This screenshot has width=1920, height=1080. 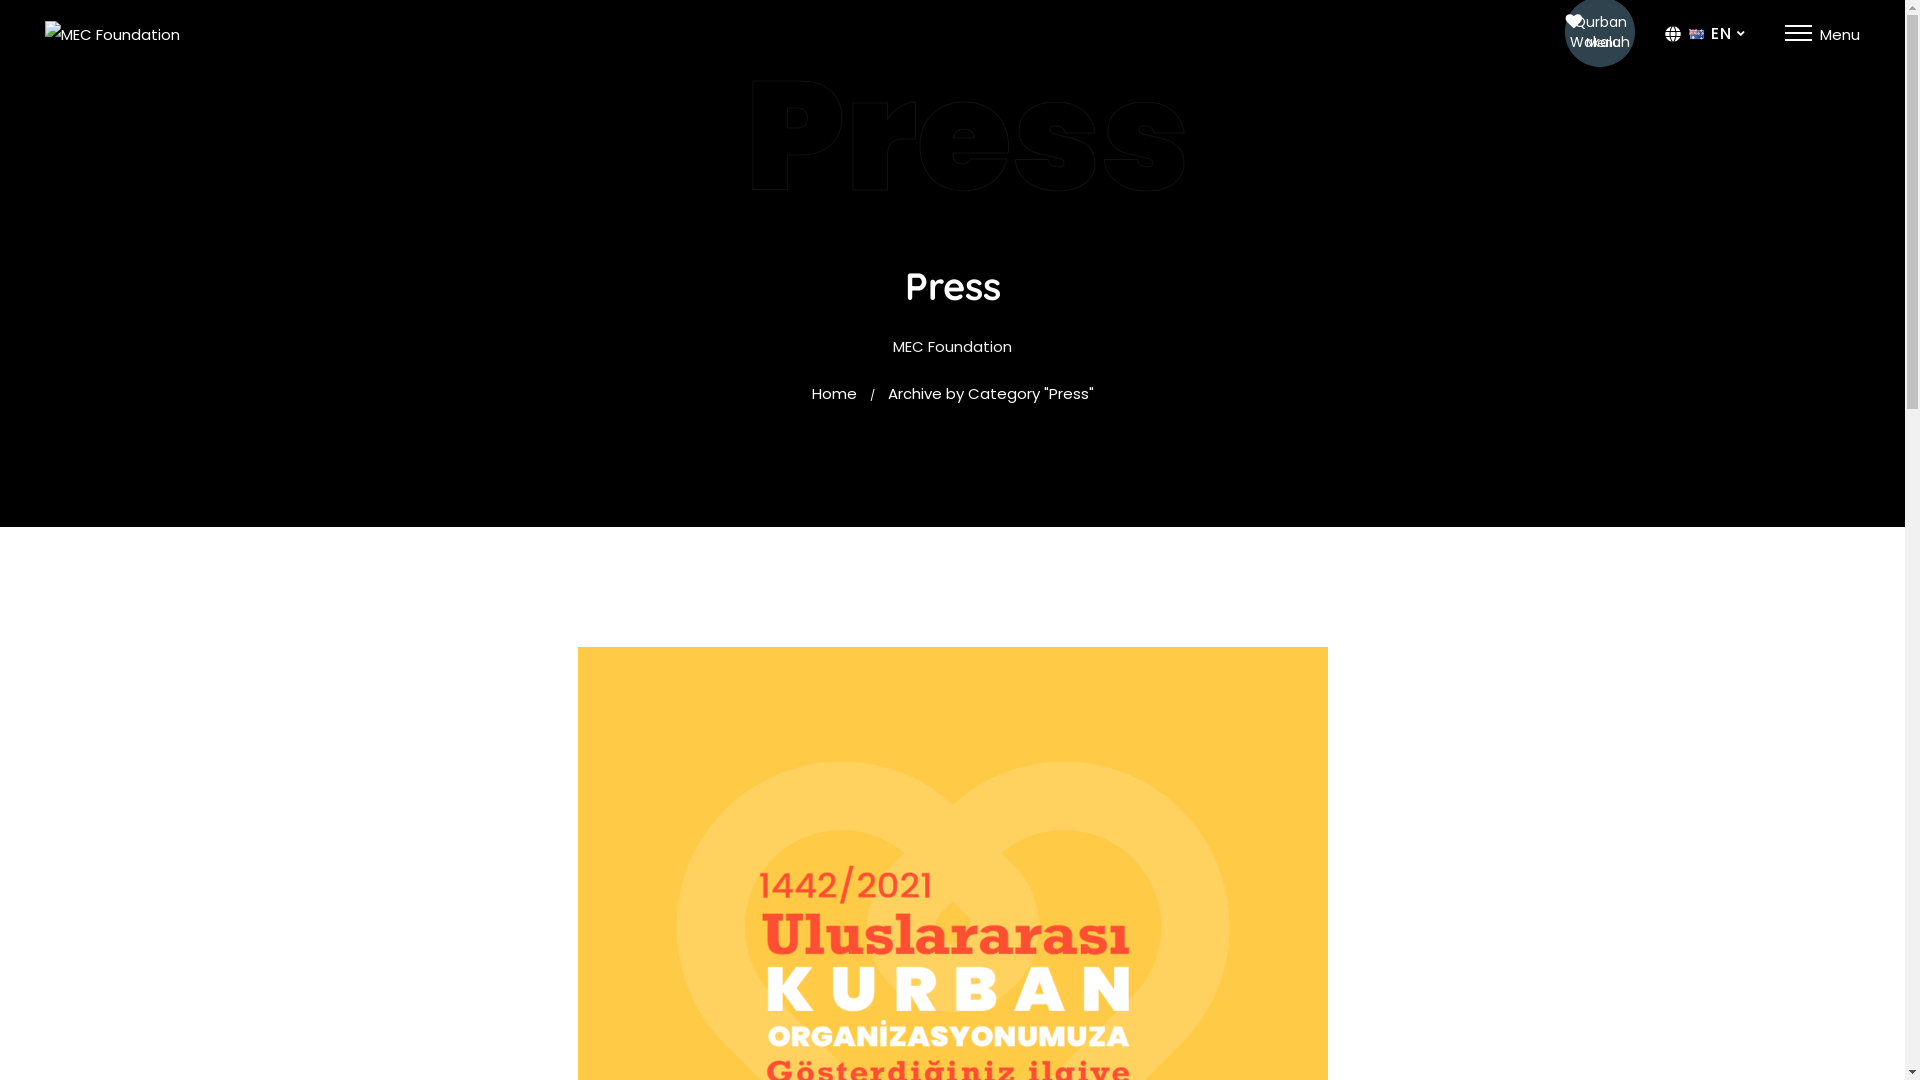 What do you see at coordinates (834, 393) in the screenshot?
I see `'Home'` at bounding box center [834, 393].